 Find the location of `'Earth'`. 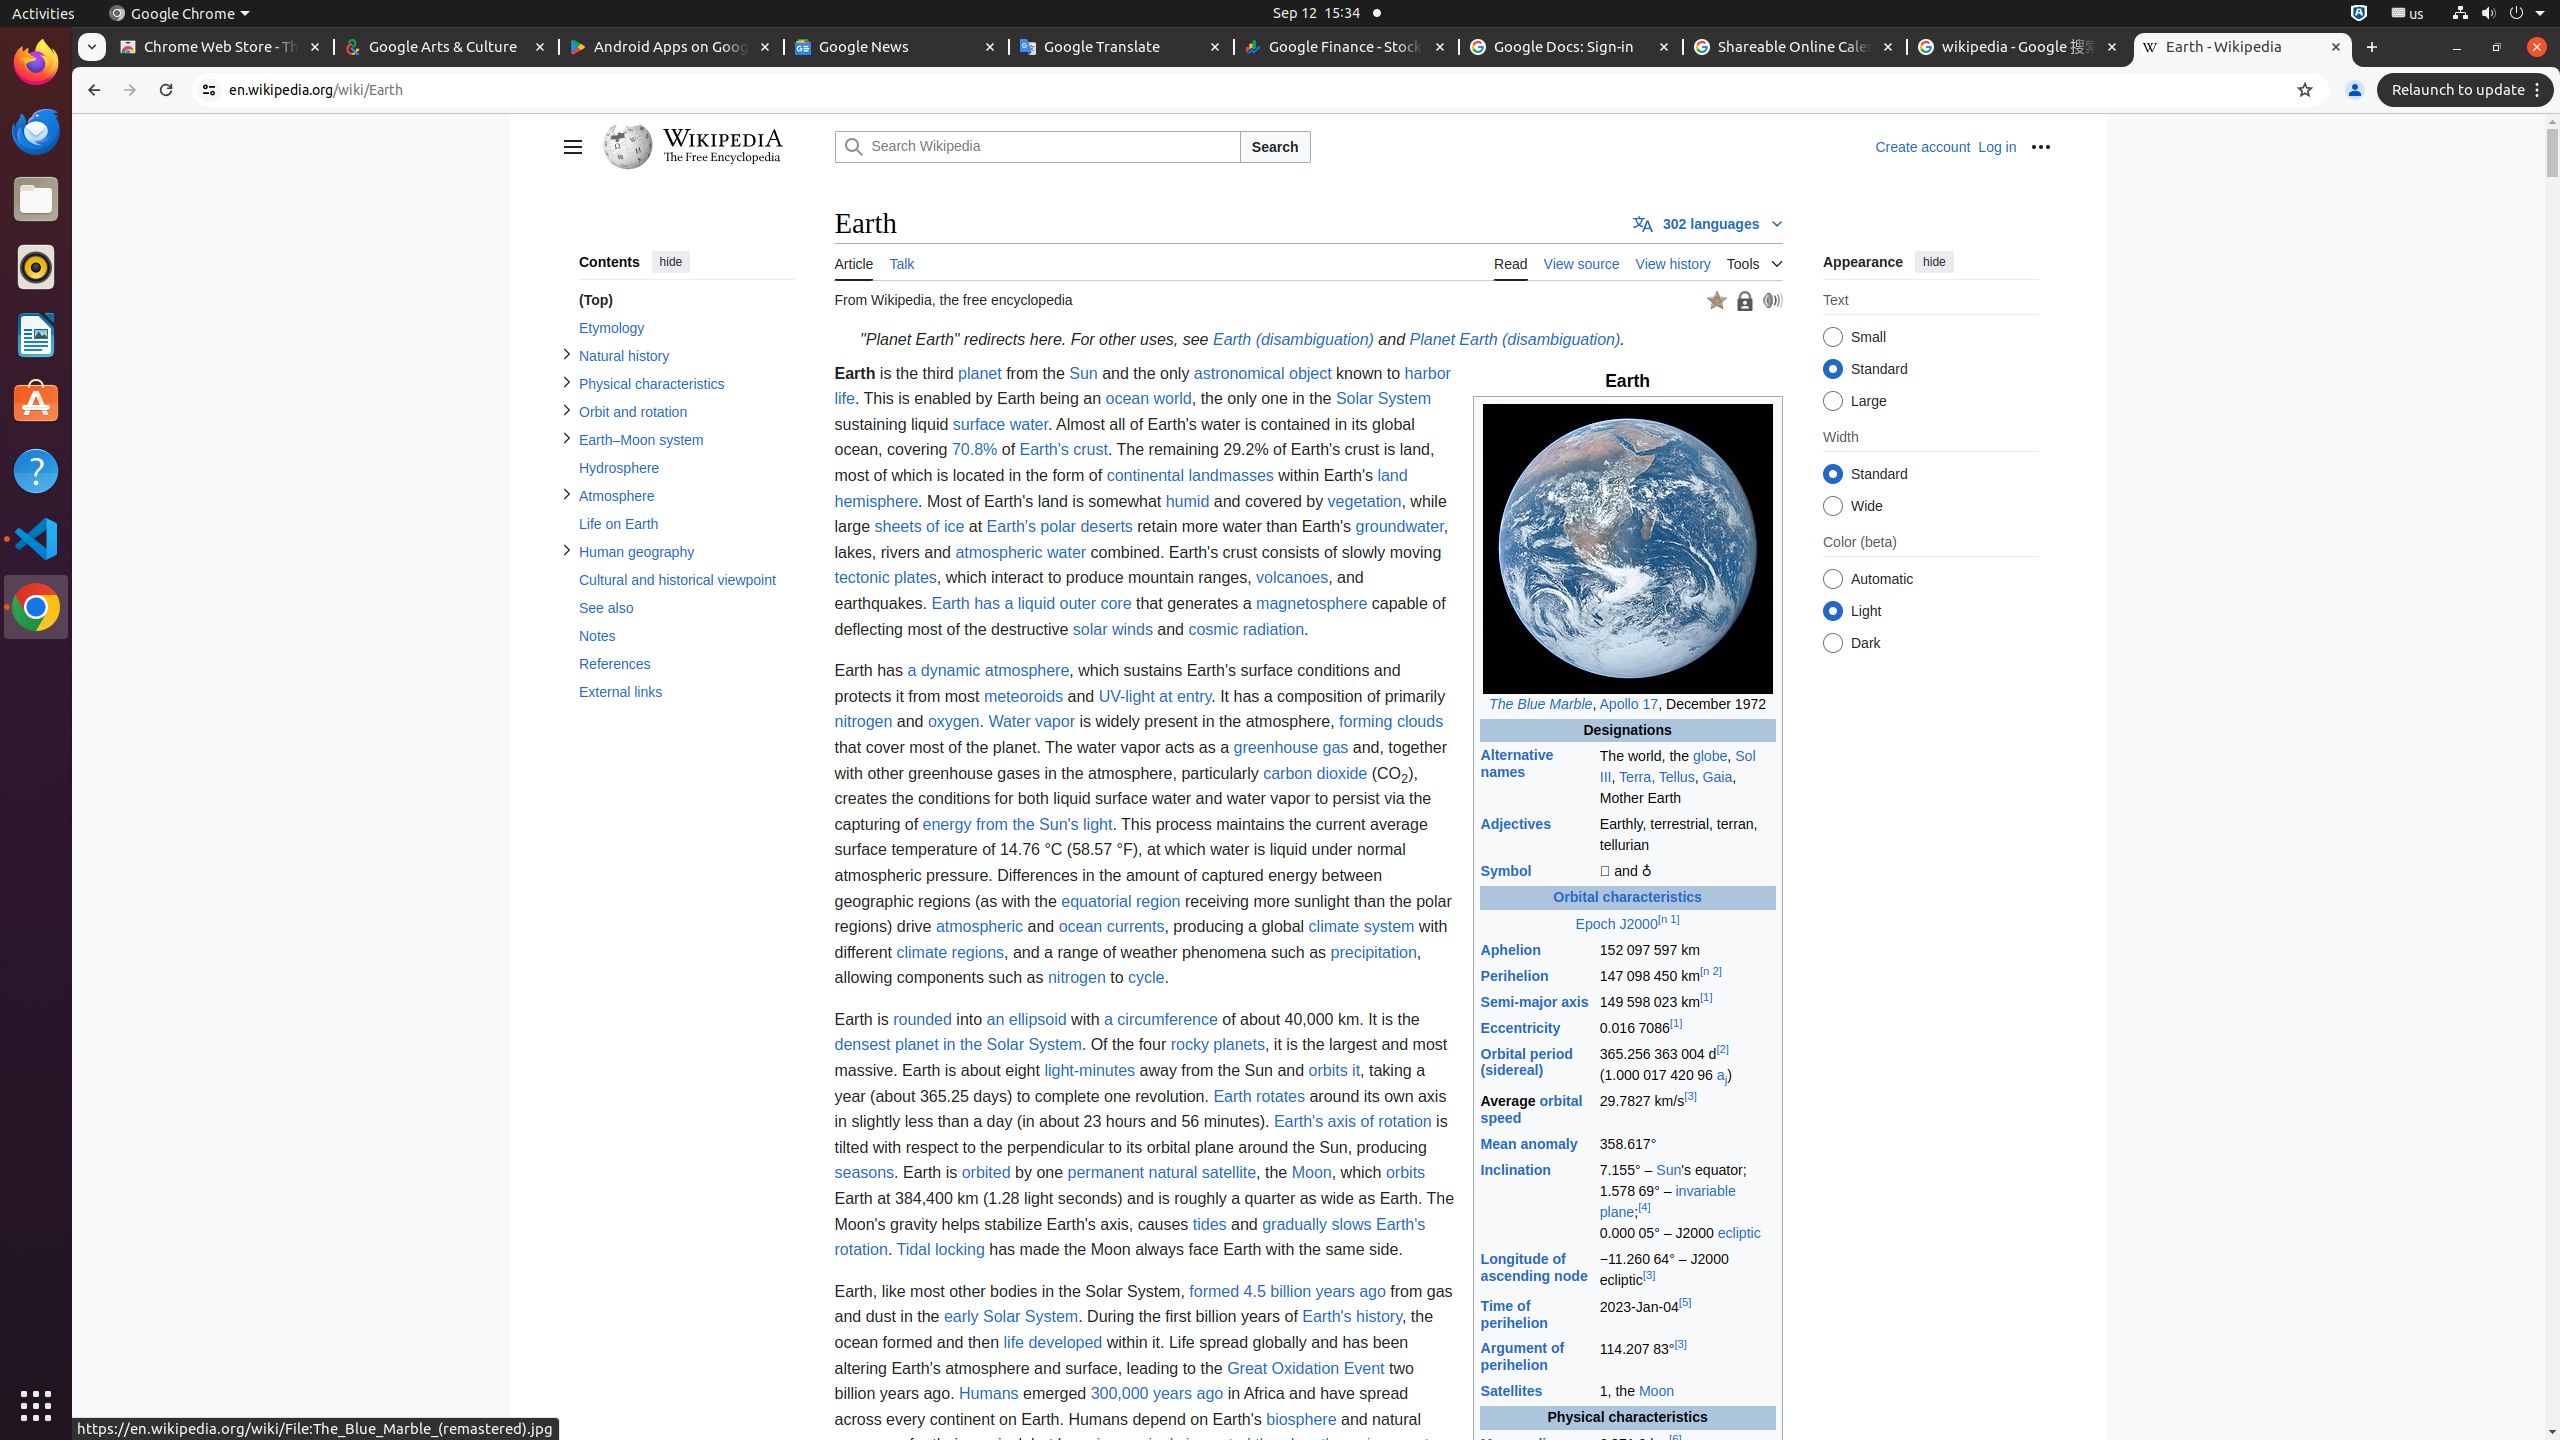

'Earth' is located at coordinates (1350, 1317).